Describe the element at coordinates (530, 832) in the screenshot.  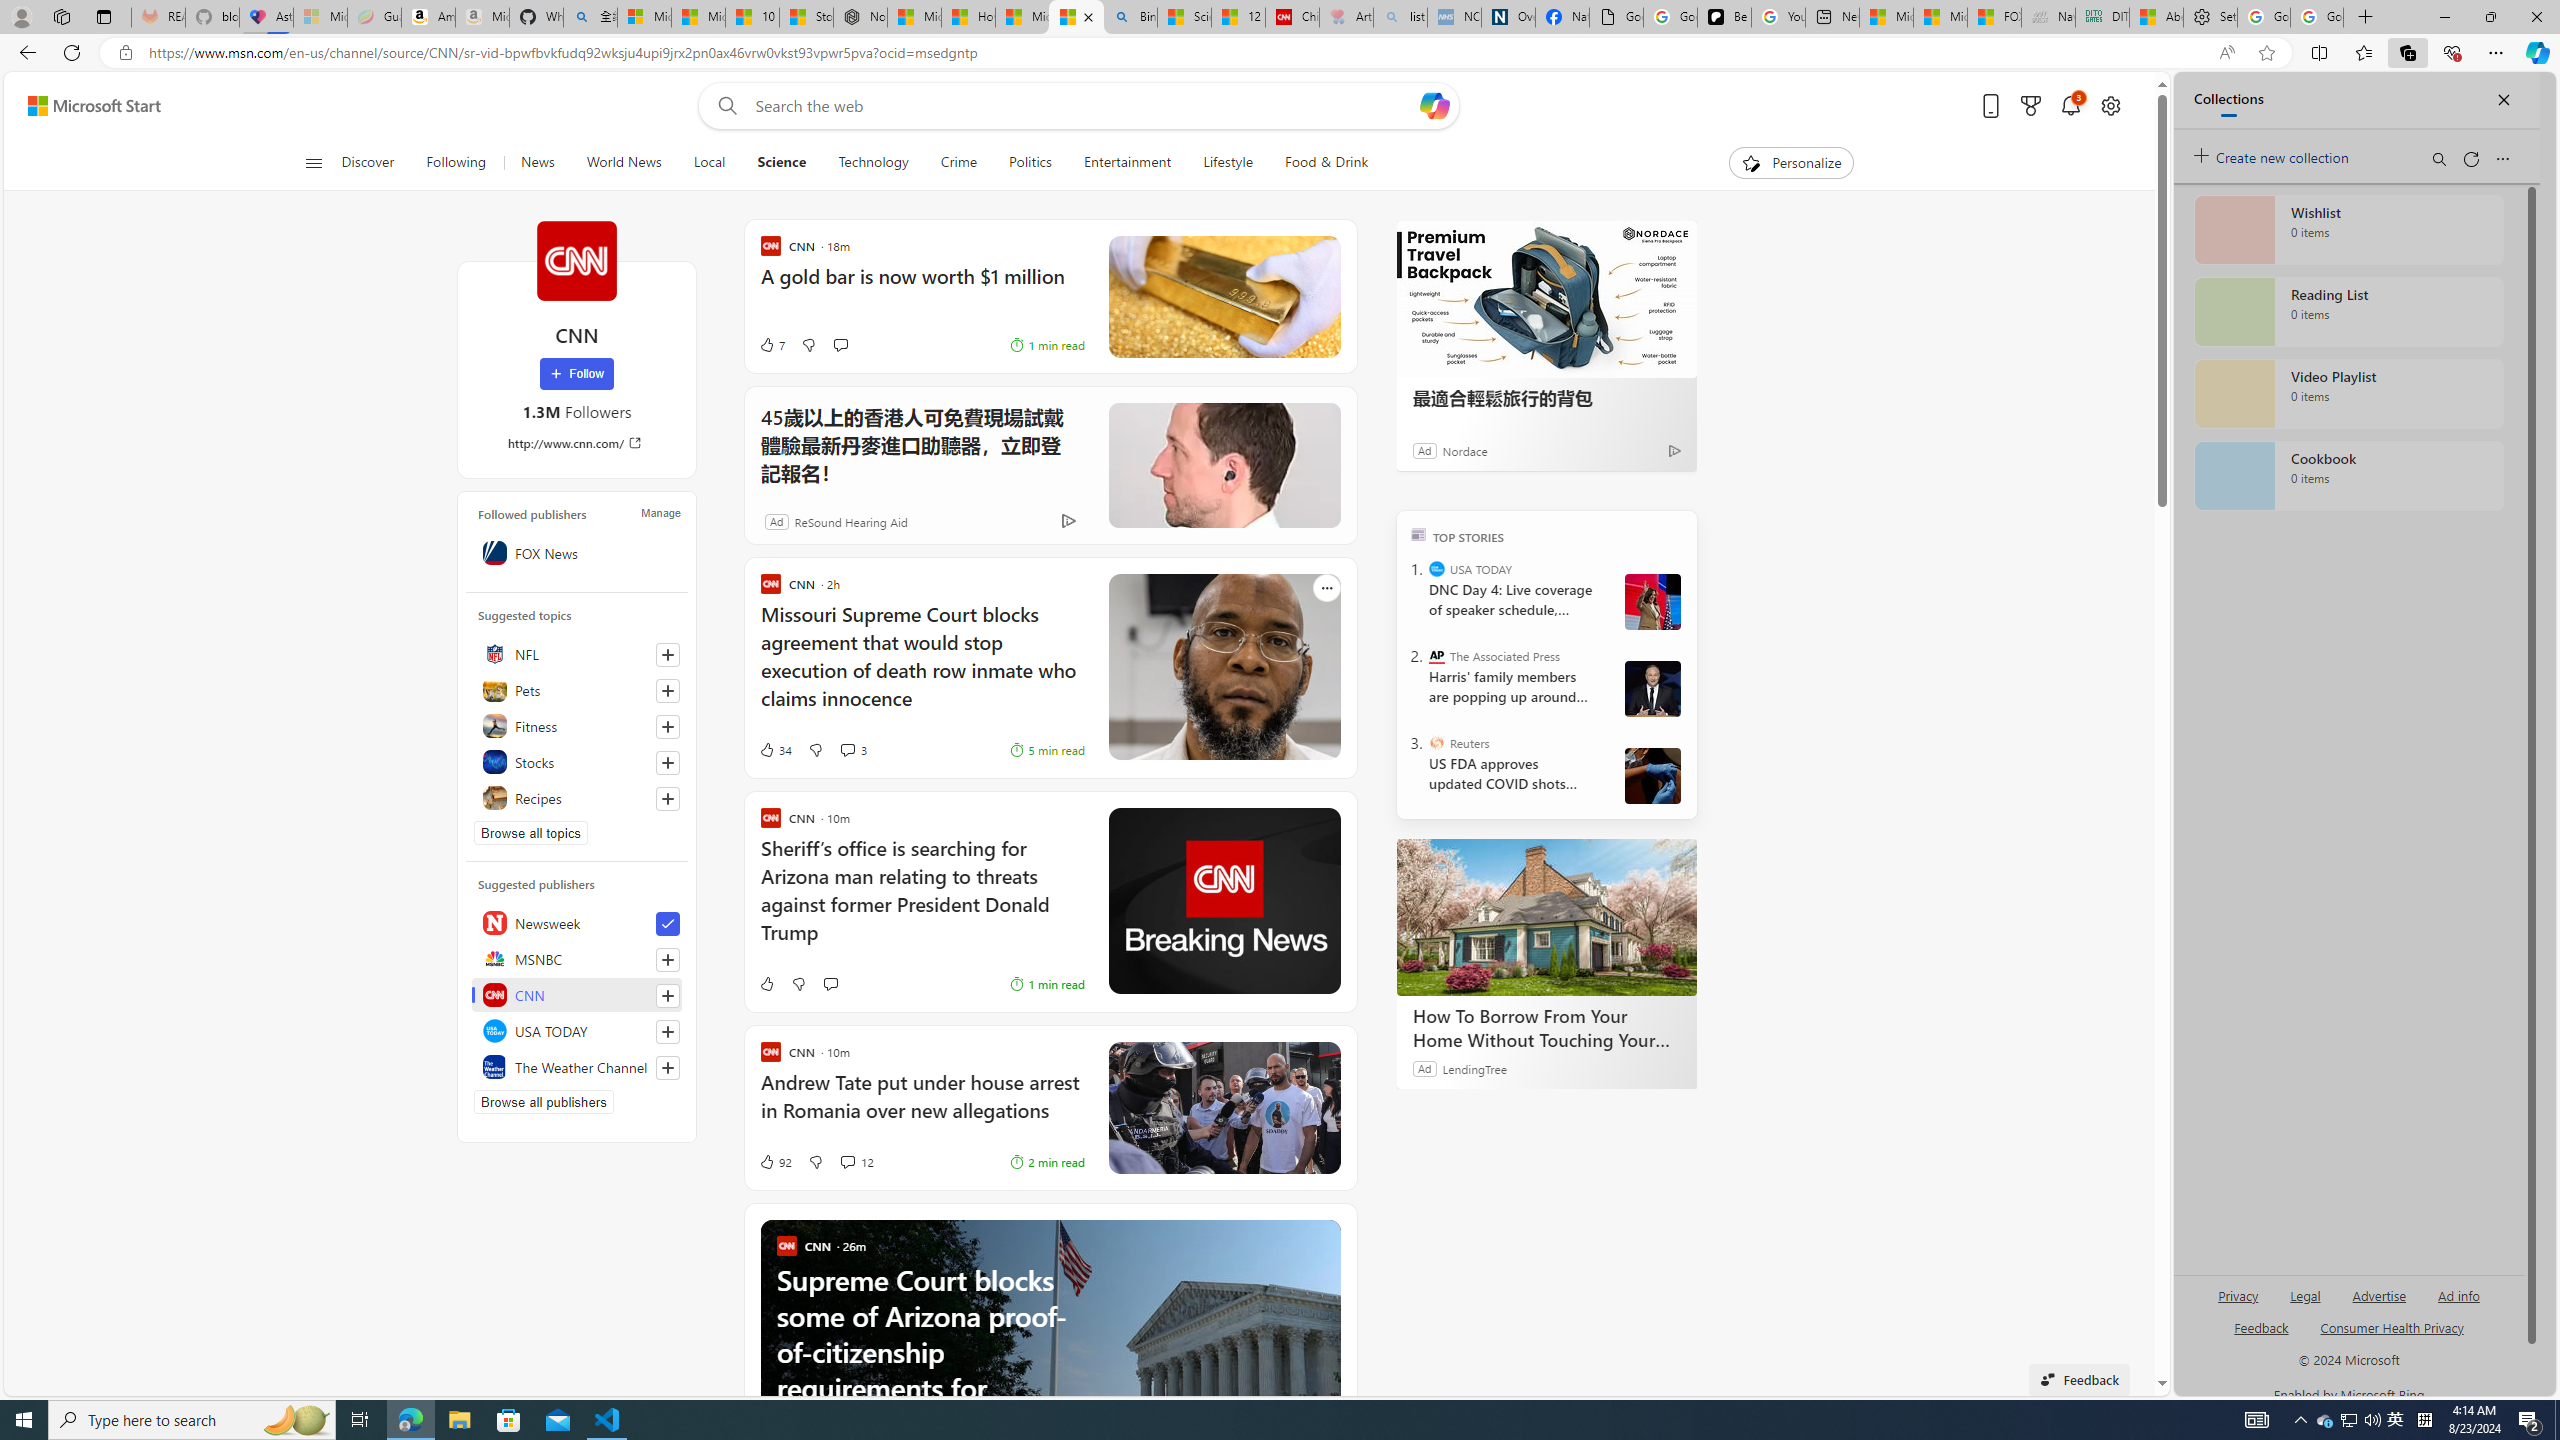
I see `'Browse all topics'` at that location.